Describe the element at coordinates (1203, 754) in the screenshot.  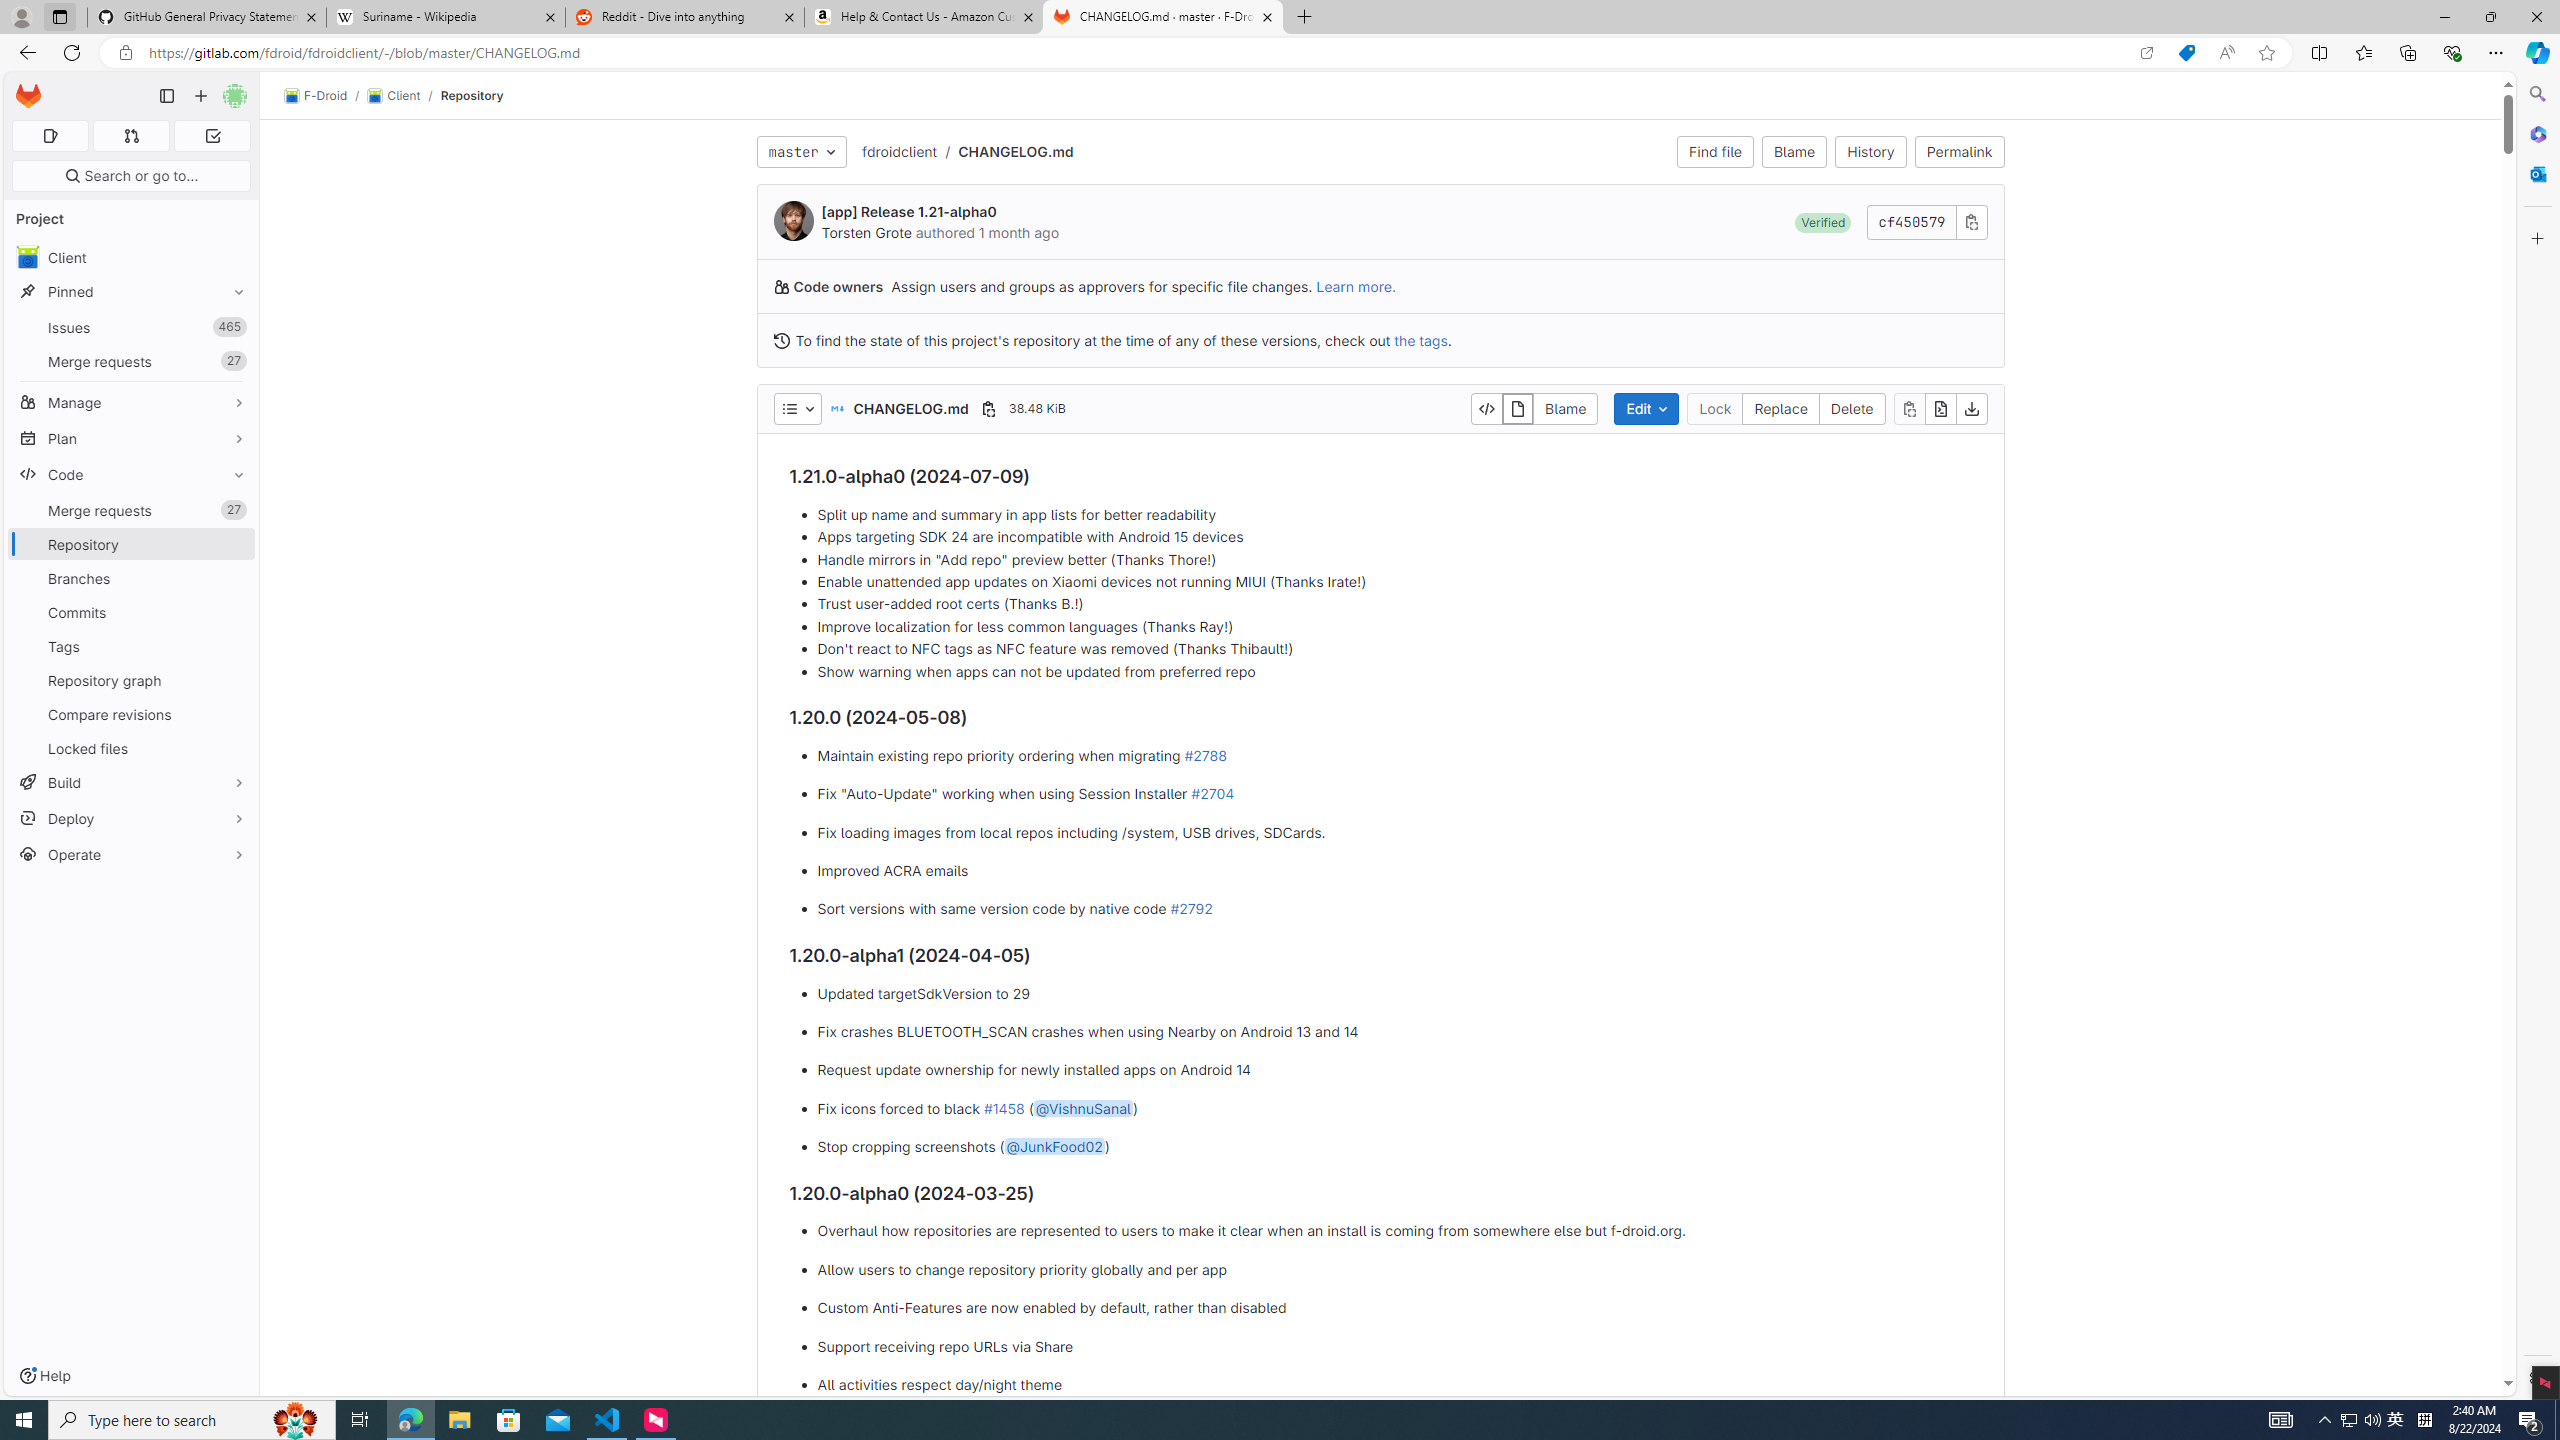
I see `'#2788'` at that location.